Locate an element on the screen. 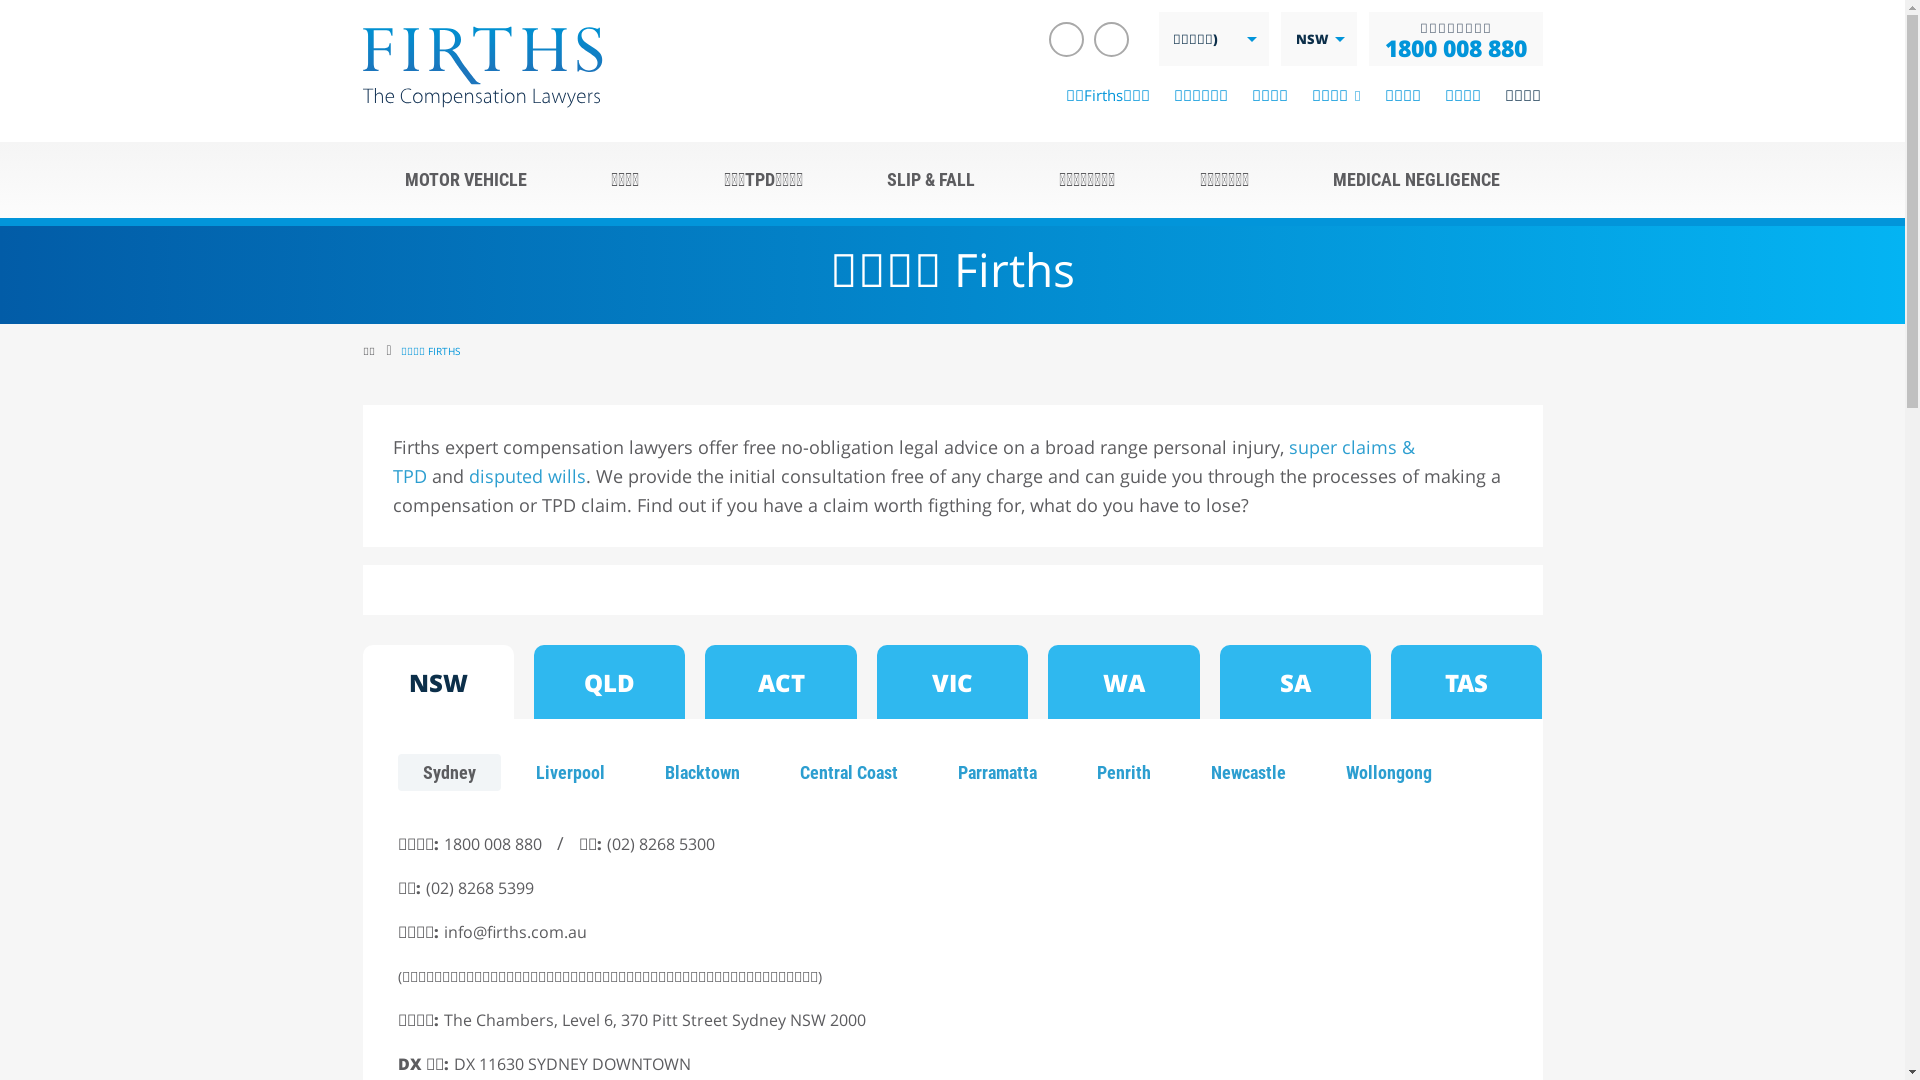 This screenshot has width=1920, height=1080. 'Liverpool' is located at coordinates (509, 771).